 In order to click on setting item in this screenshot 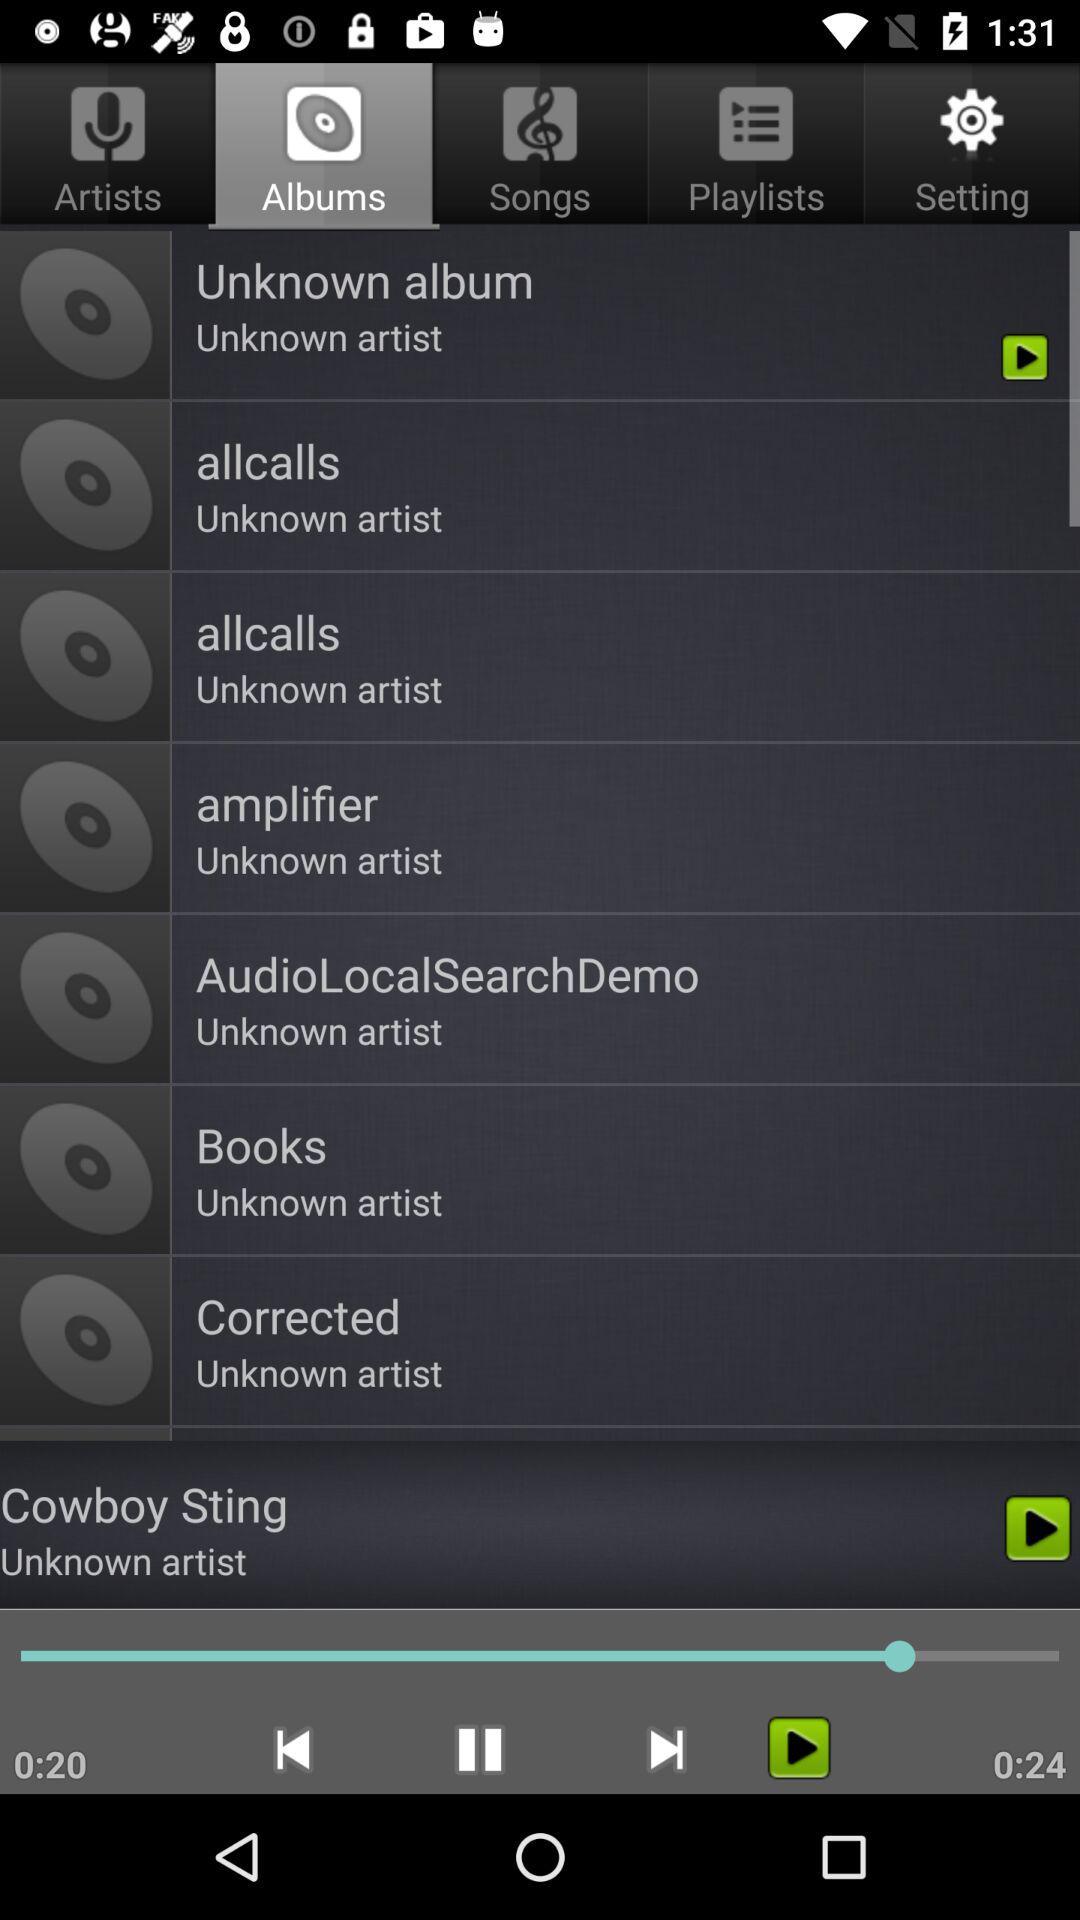, I will do `click(967, 146)`.